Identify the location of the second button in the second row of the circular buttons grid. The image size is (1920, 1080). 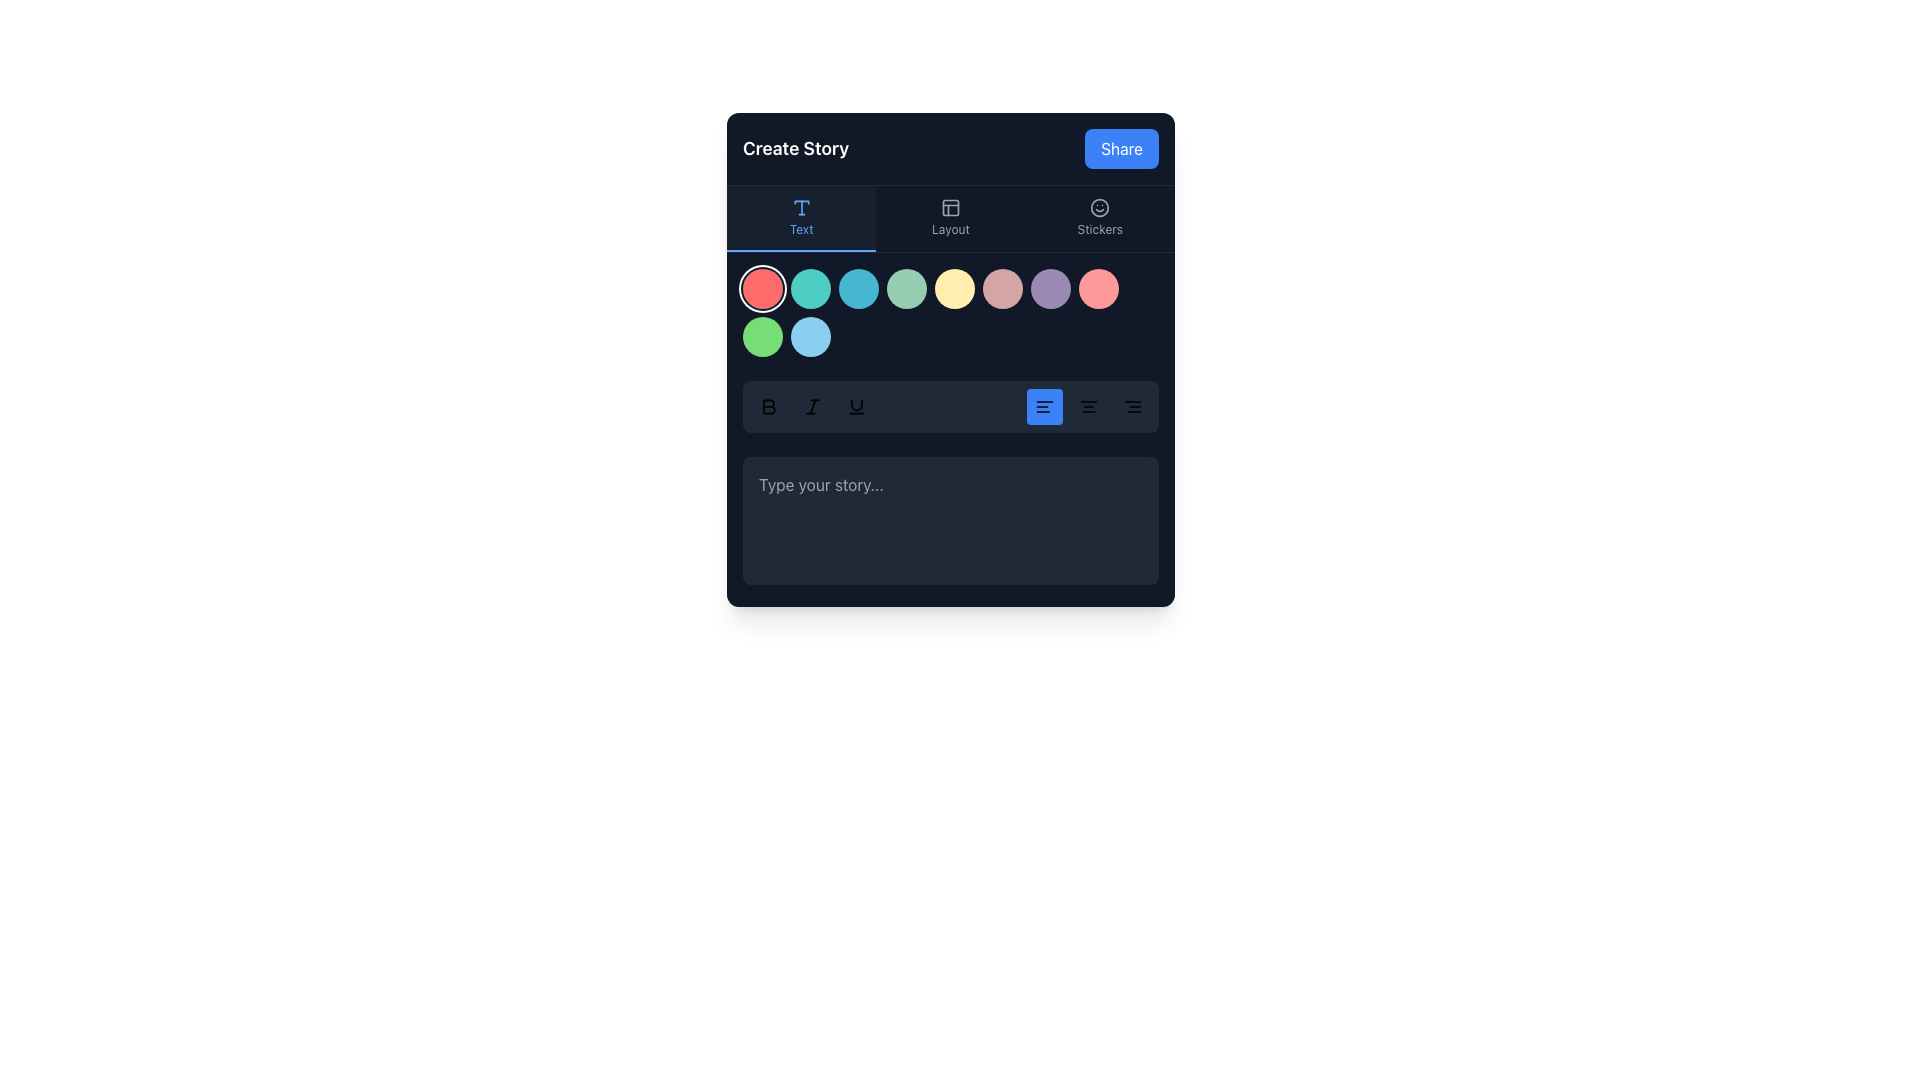
(762, 335).